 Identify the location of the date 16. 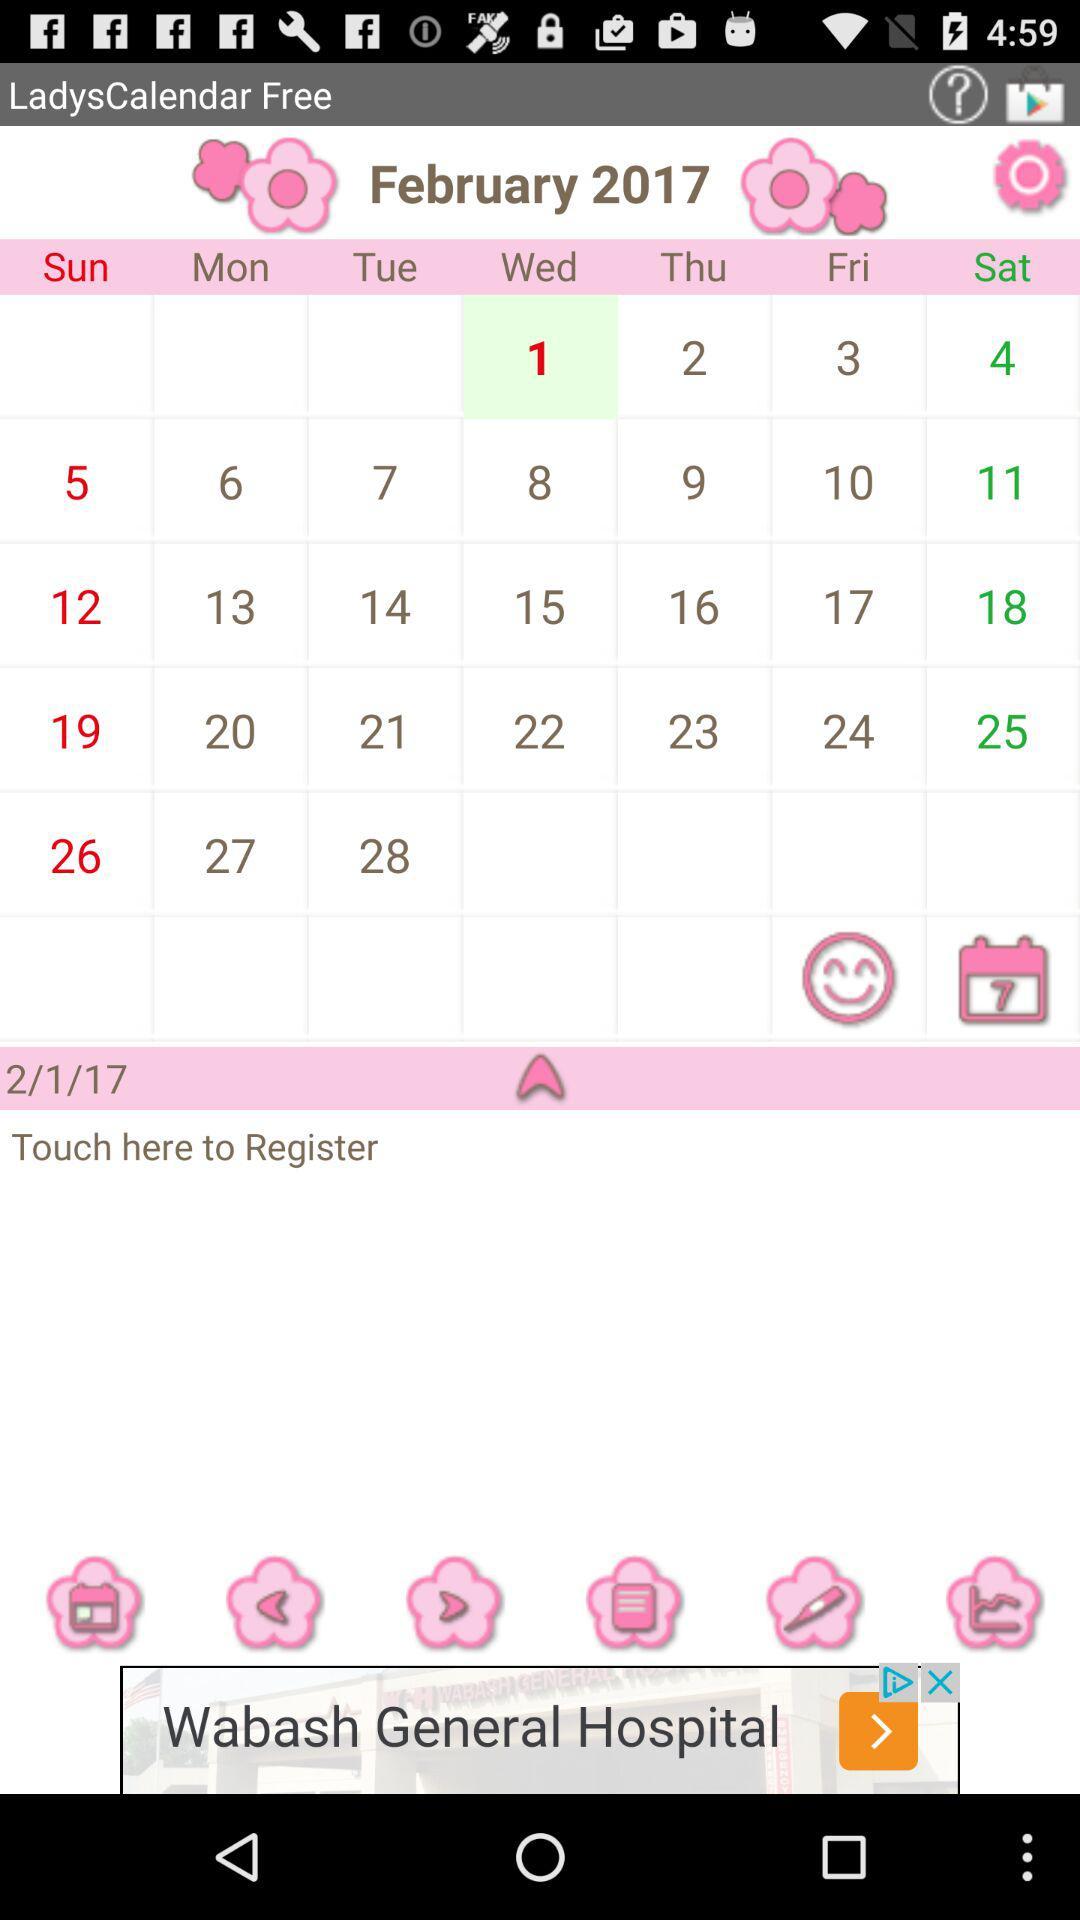
(638, 604).